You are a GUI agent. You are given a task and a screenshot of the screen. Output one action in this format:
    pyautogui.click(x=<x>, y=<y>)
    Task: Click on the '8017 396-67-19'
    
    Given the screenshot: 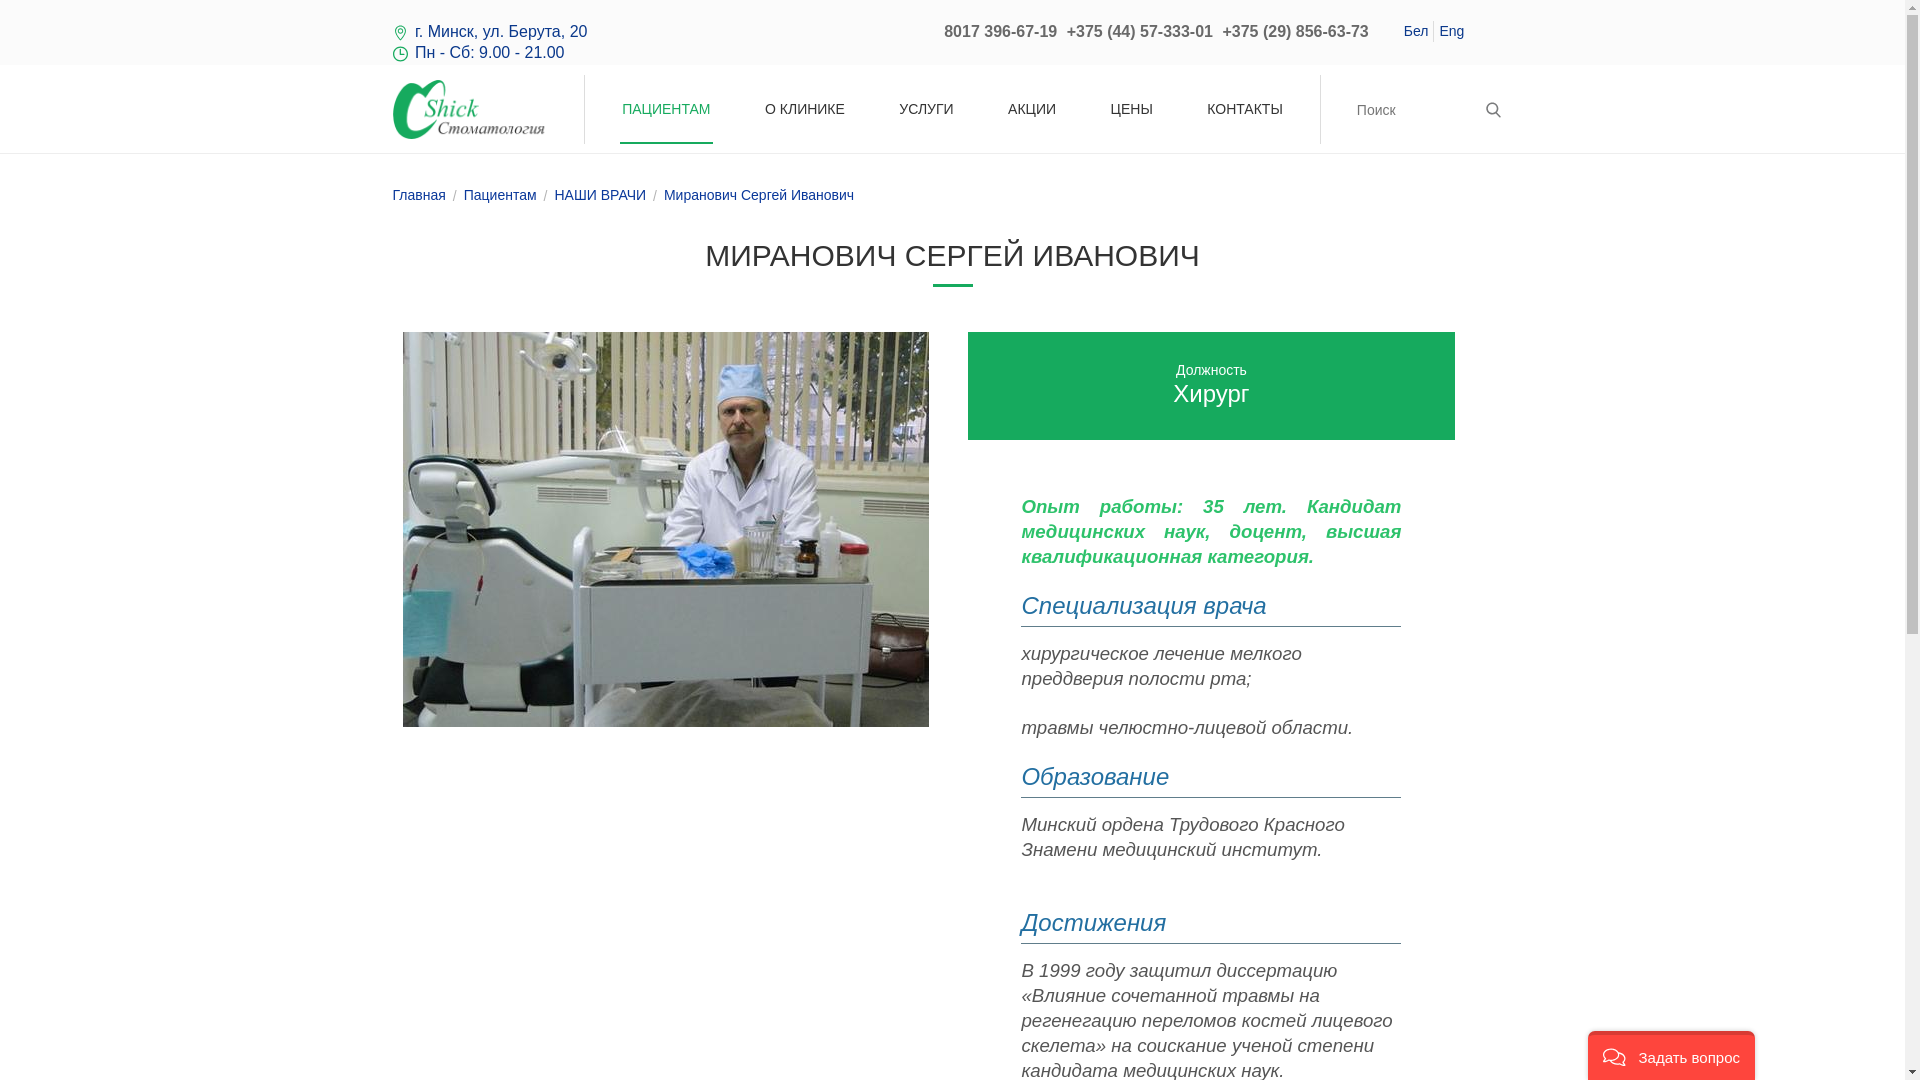 What is the action you would take?
    pyautogui.click(x=1000, y=31)
    